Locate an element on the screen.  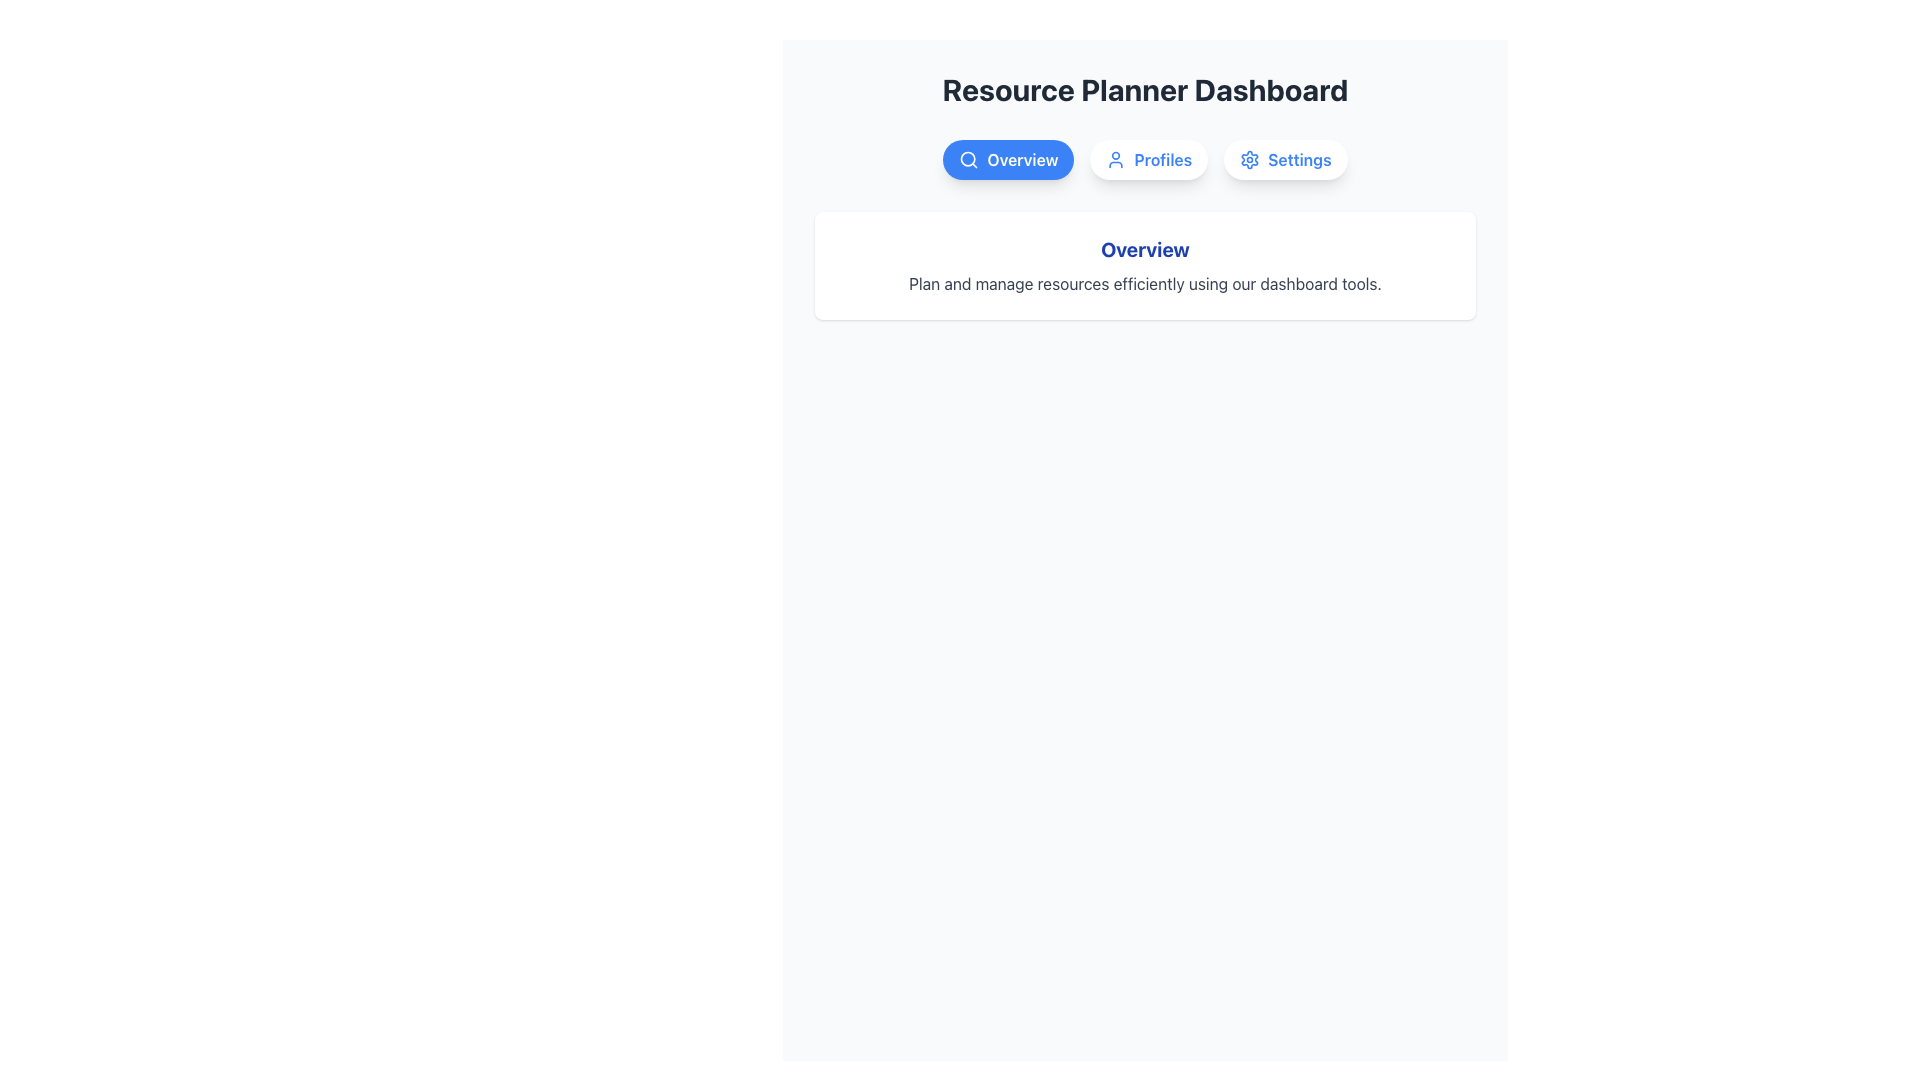
the descriptive text element located below the 'Overview' header to interact with it, even though it appears to be non-interactive is located at coordinates (1145, 284).